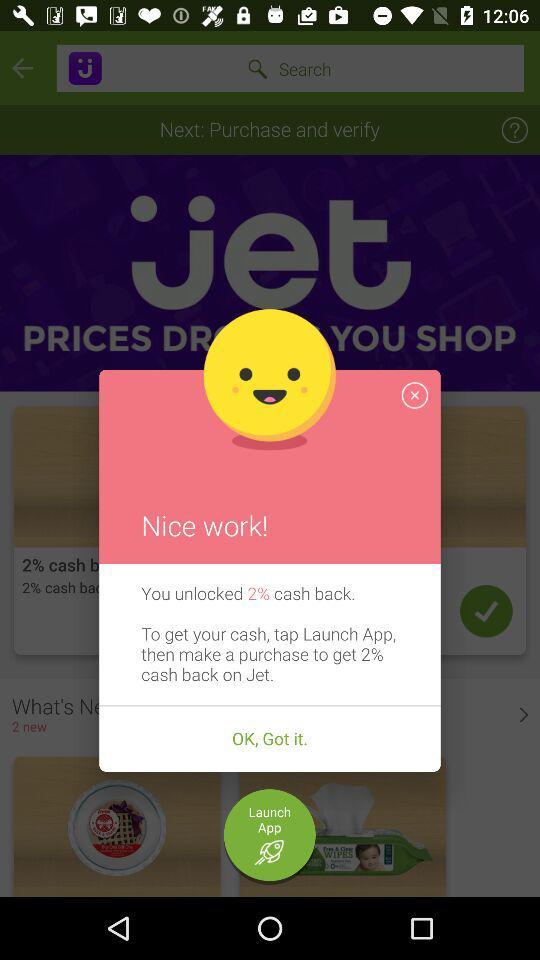  What do you see at coordinates (413, 394) in the screenshot?
I see `the item above you unlocked 2` at bounding box center [413, 394].